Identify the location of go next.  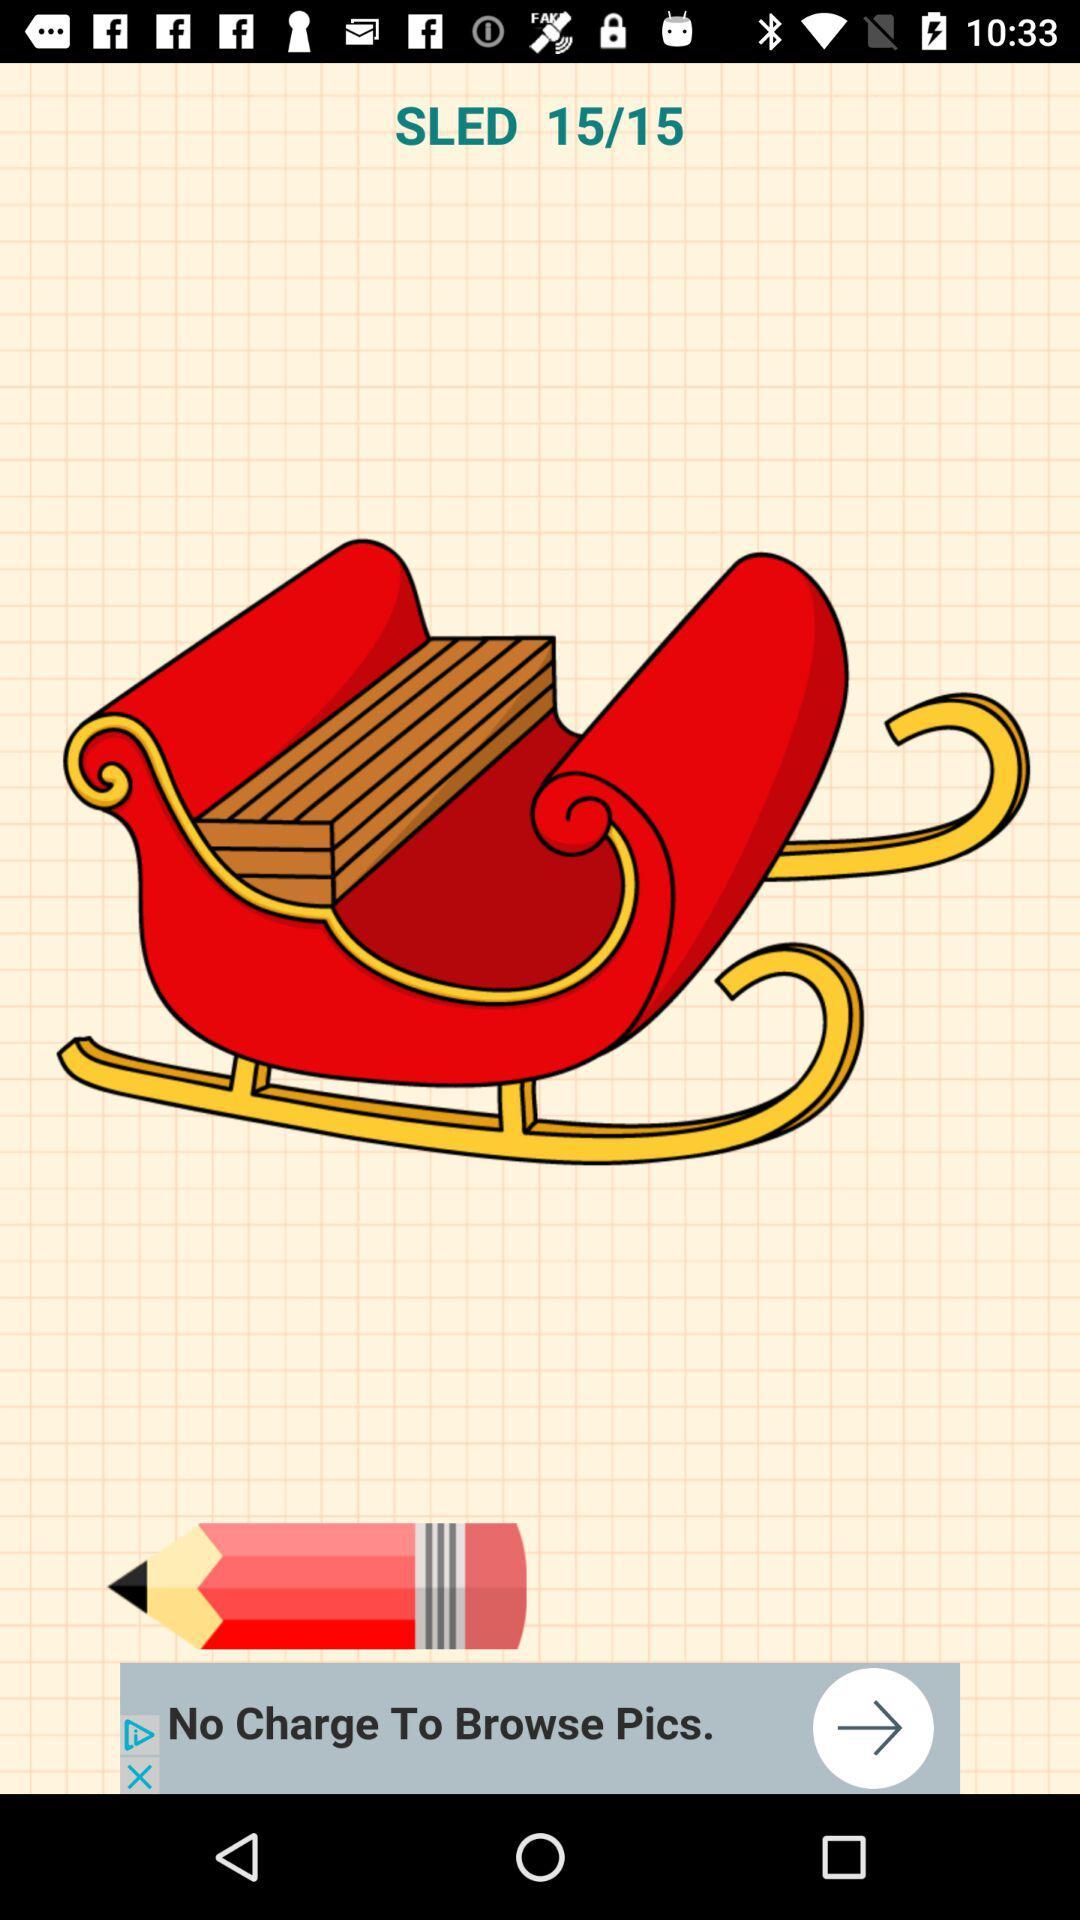
(315, 1585).